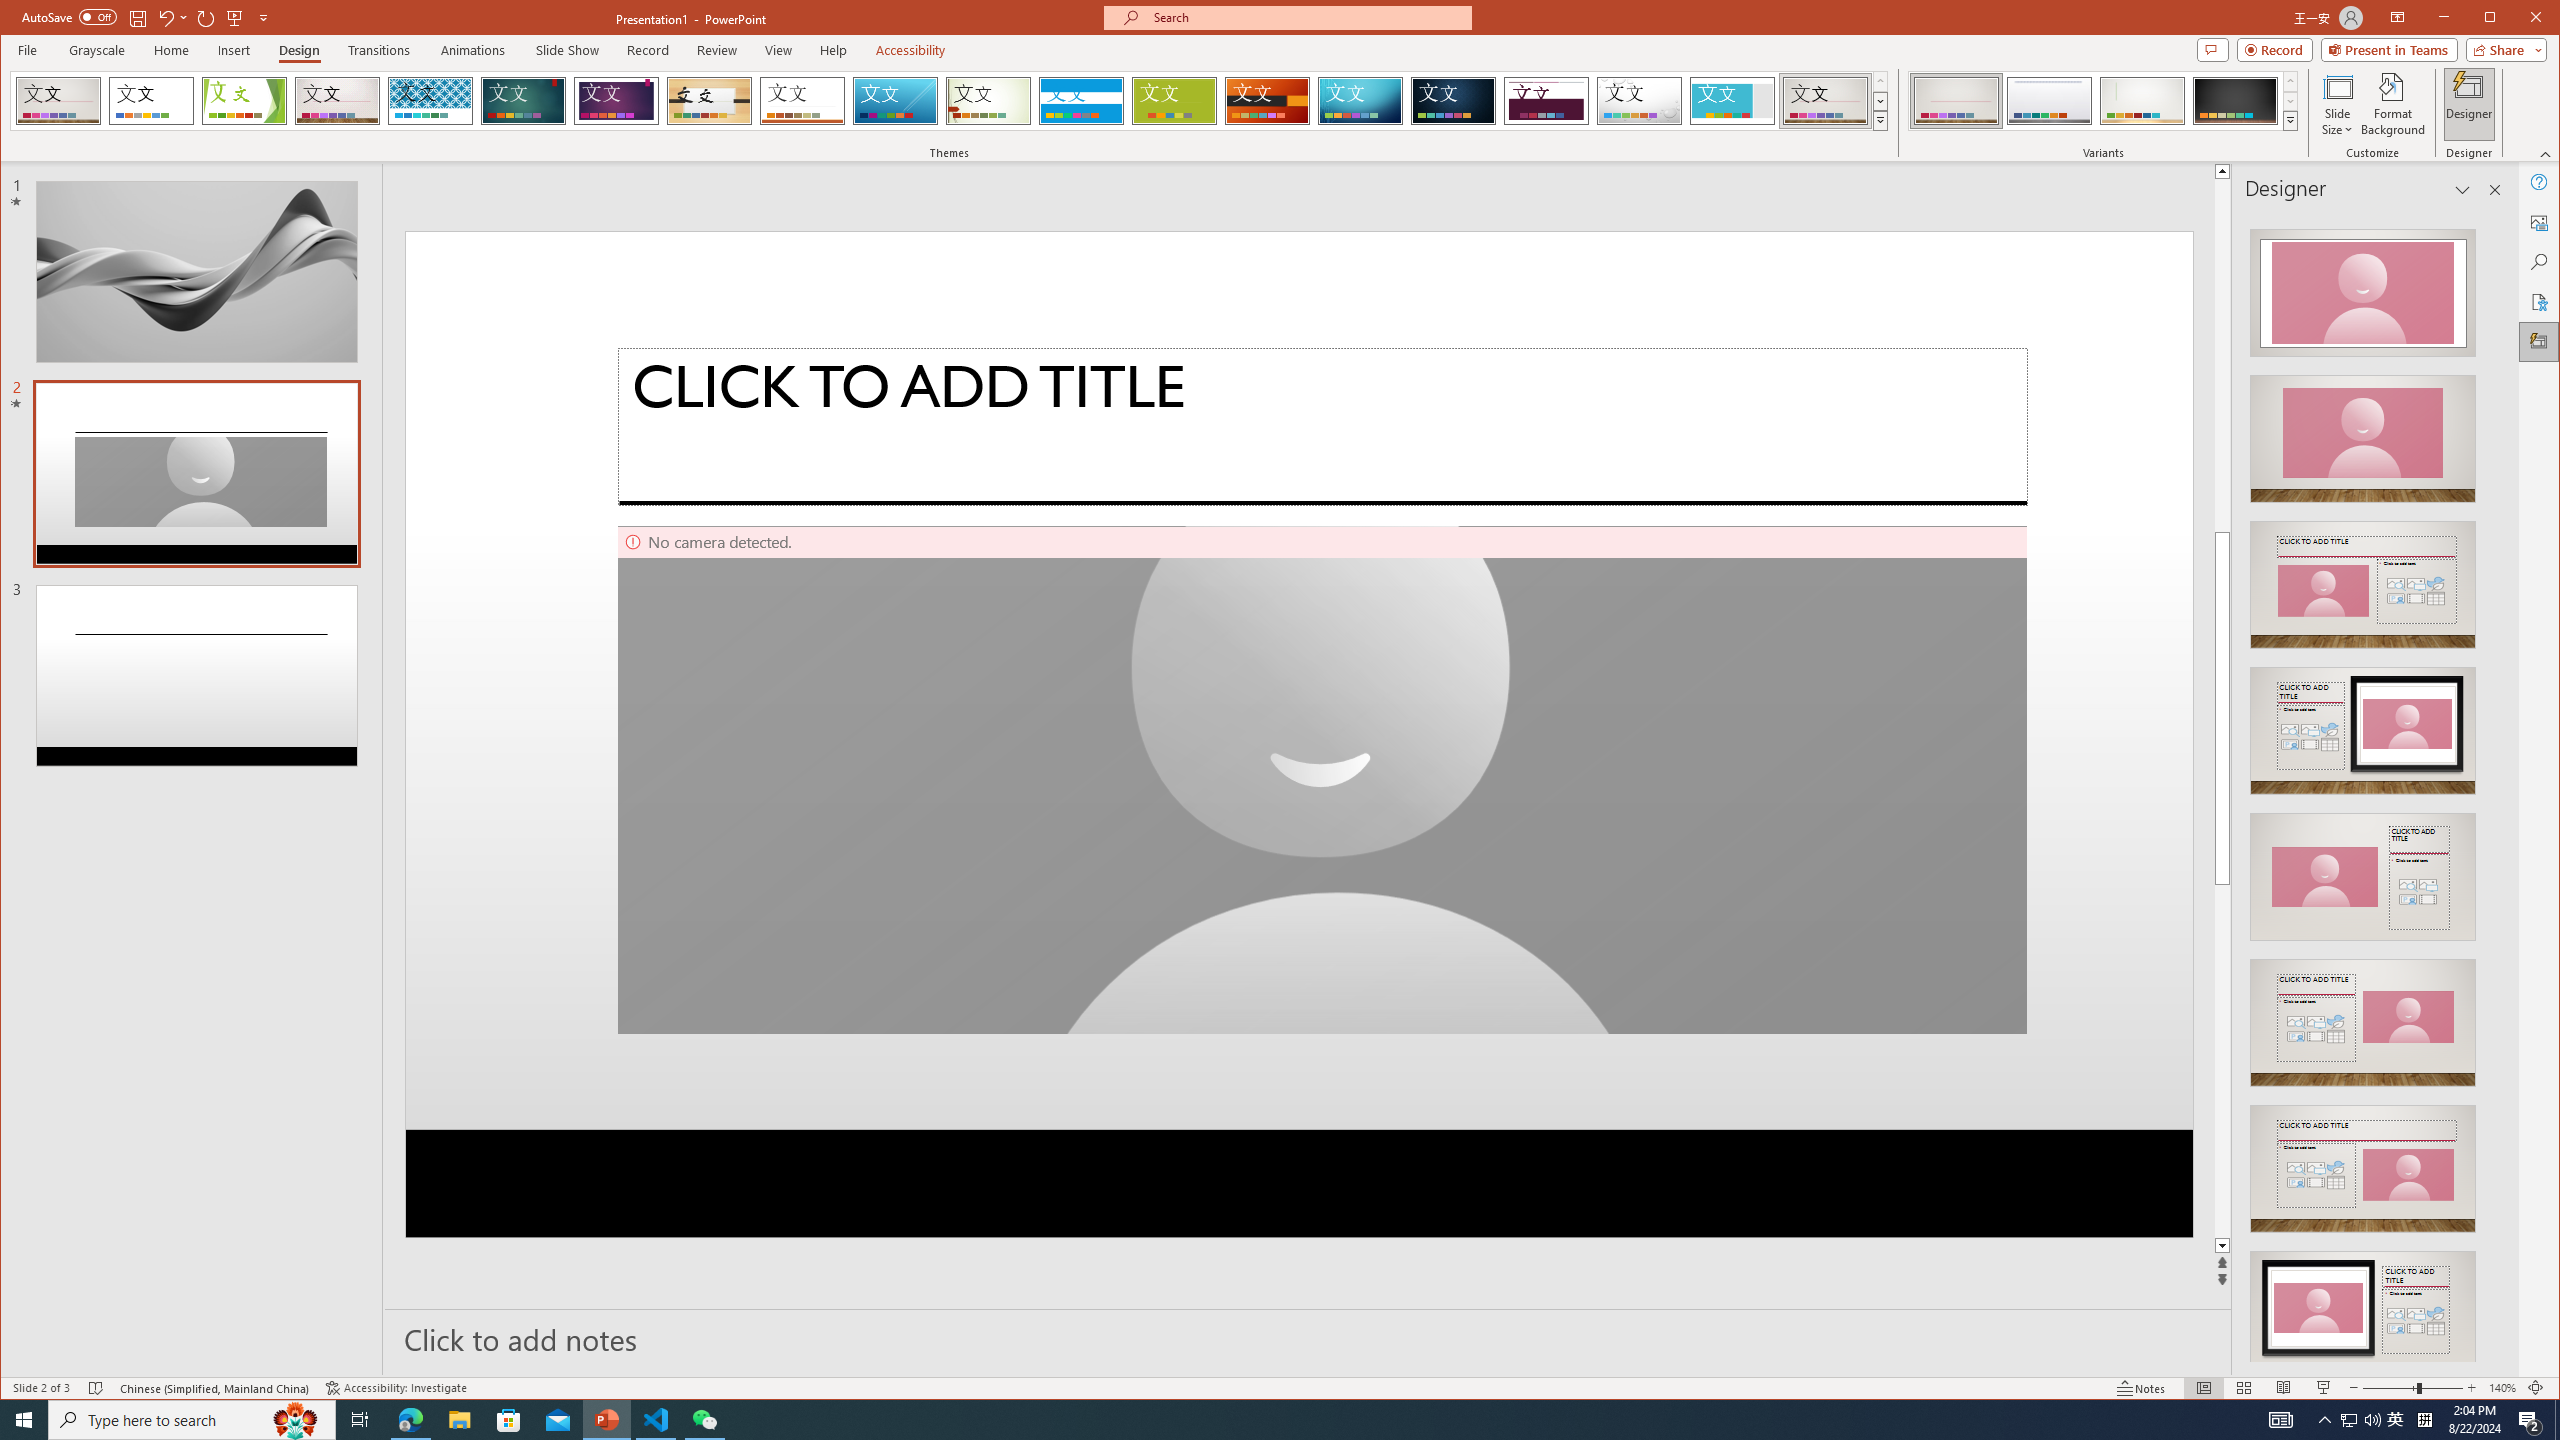  Describe the element at coordinates (2233, 100) in the screenshot. I see `'Gallery Variant 4'` at that location.